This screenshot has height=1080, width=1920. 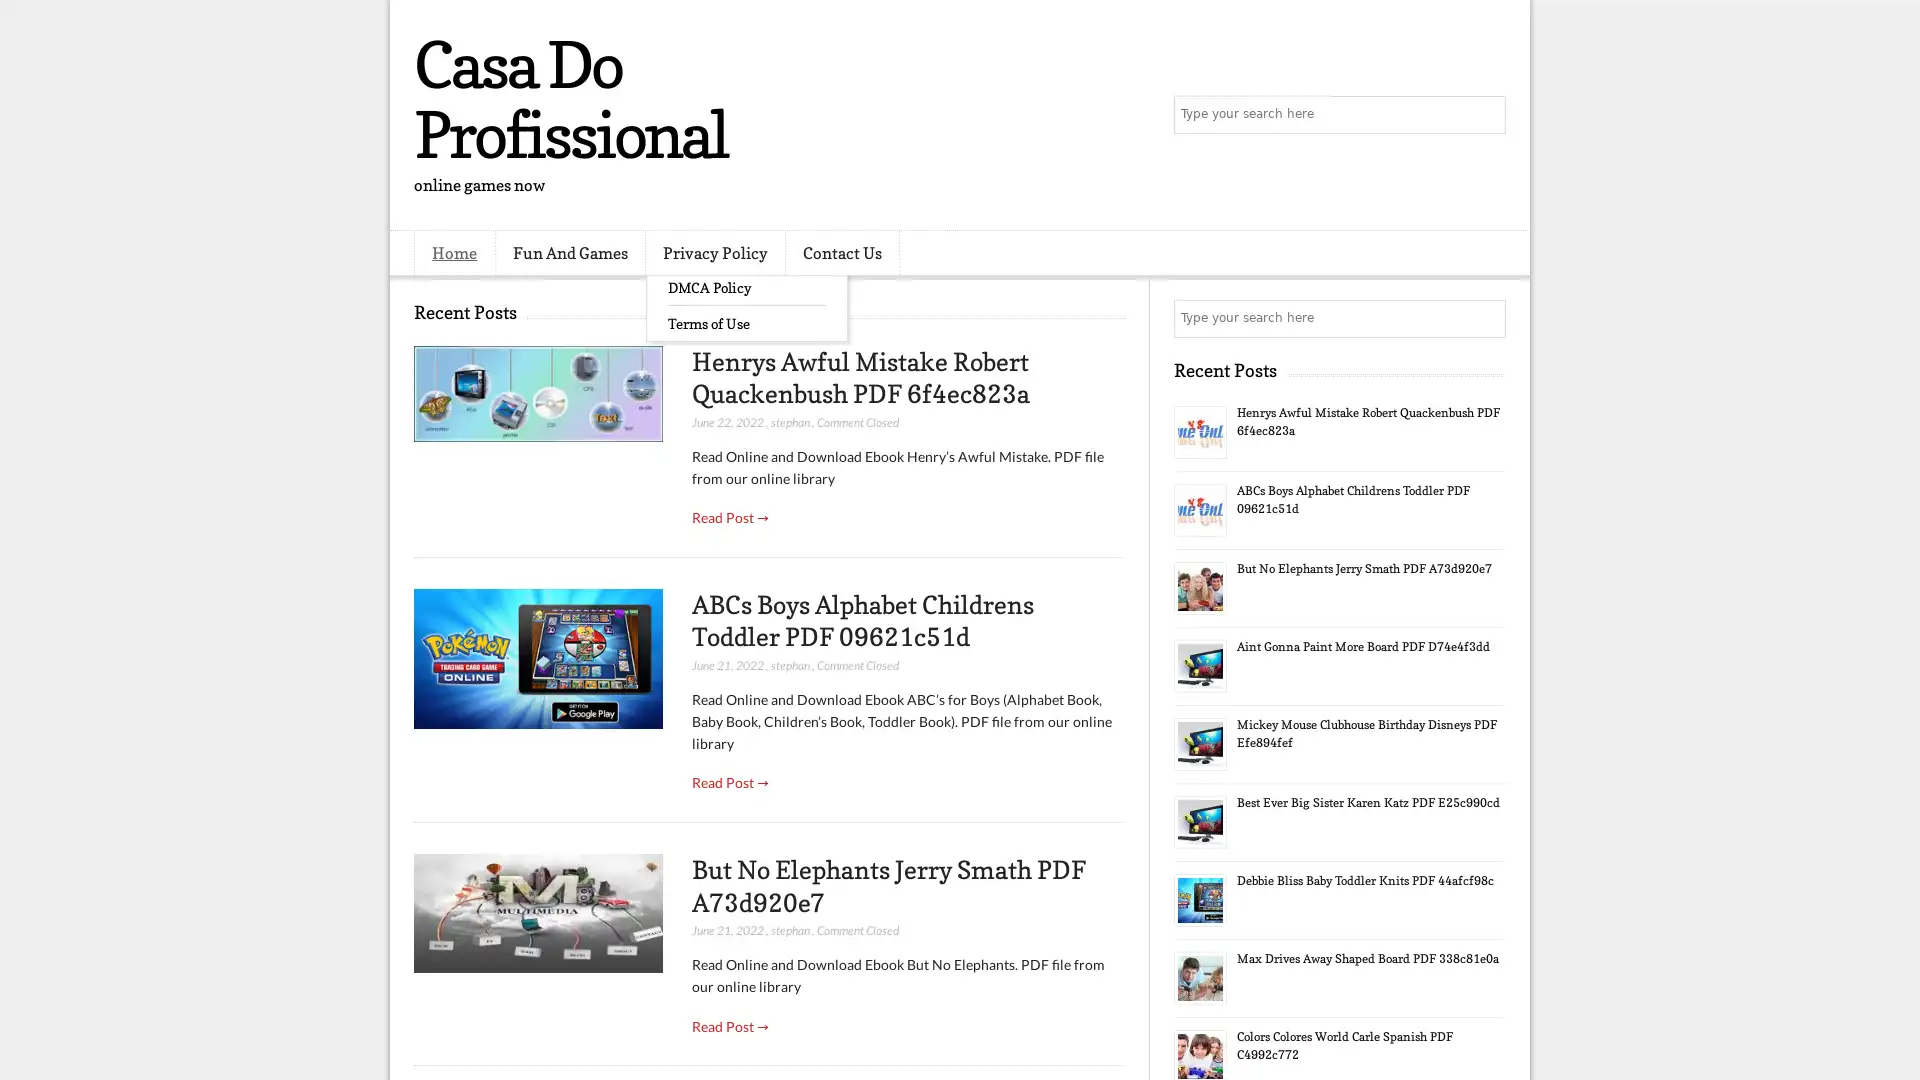 I want to click on Search, so click(x=1485, y=115).